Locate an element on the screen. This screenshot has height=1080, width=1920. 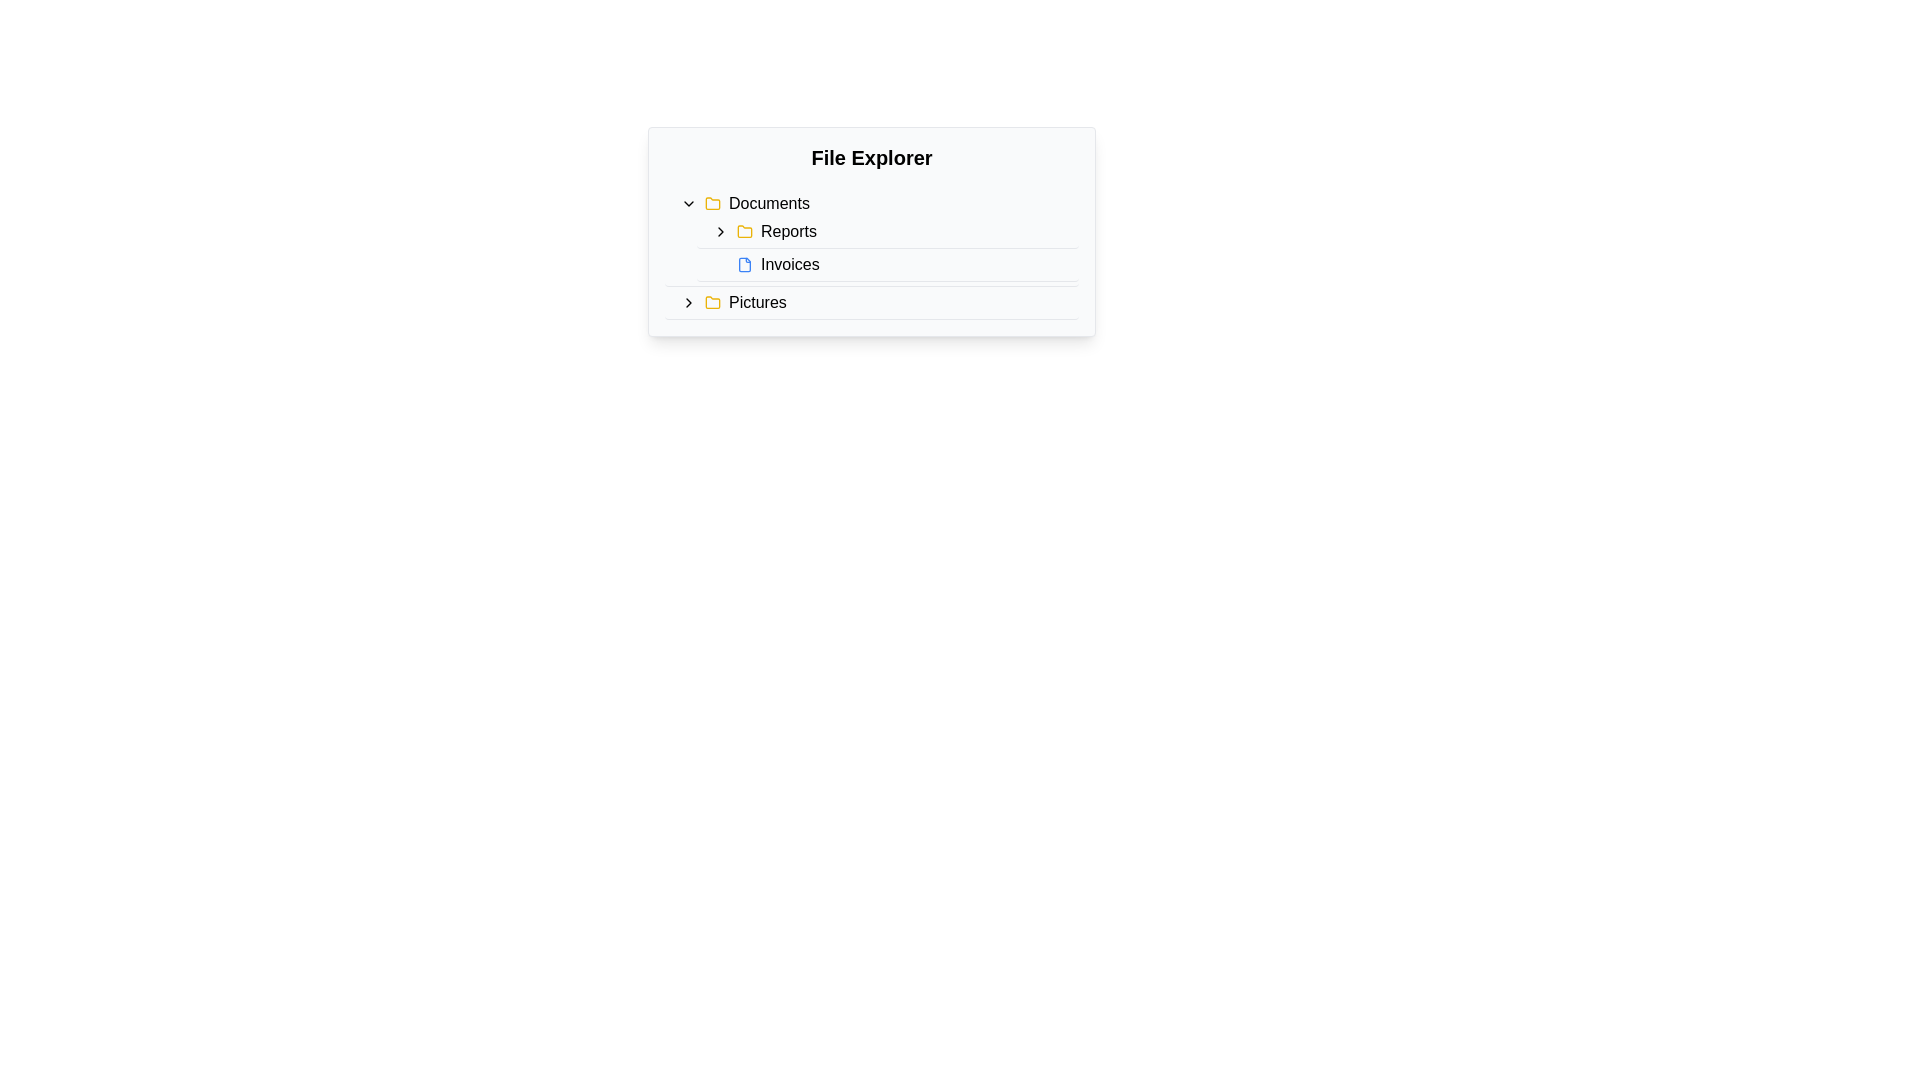
the 'Pictures' folder item in the file explorer is located at coordinates (872, 303).